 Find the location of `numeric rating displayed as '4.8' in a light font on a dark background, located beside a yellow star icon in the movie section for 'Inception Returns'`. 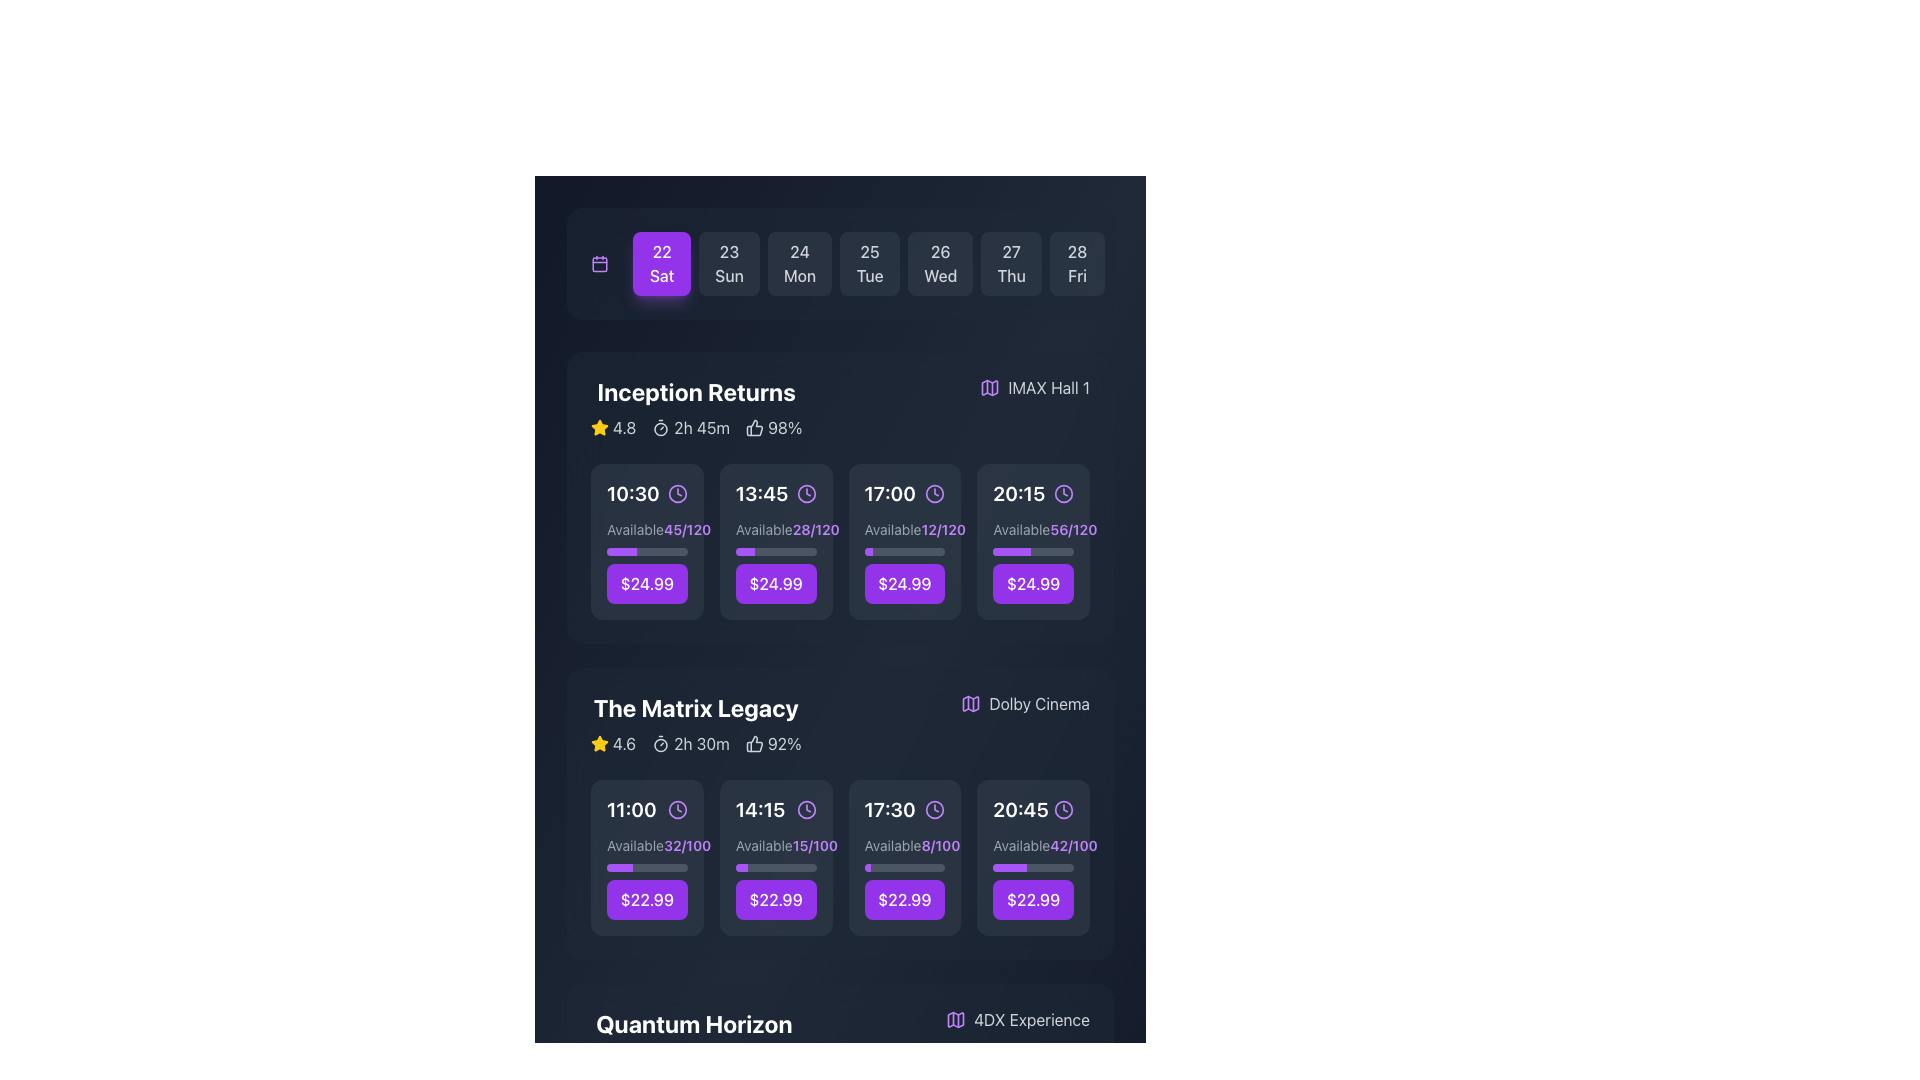

numeric rating displayed as '4.8' in a light font on a dark background, located beside a yellow star icon in the movie section for 'Inception Returns' is located at coordinates (623, 427).